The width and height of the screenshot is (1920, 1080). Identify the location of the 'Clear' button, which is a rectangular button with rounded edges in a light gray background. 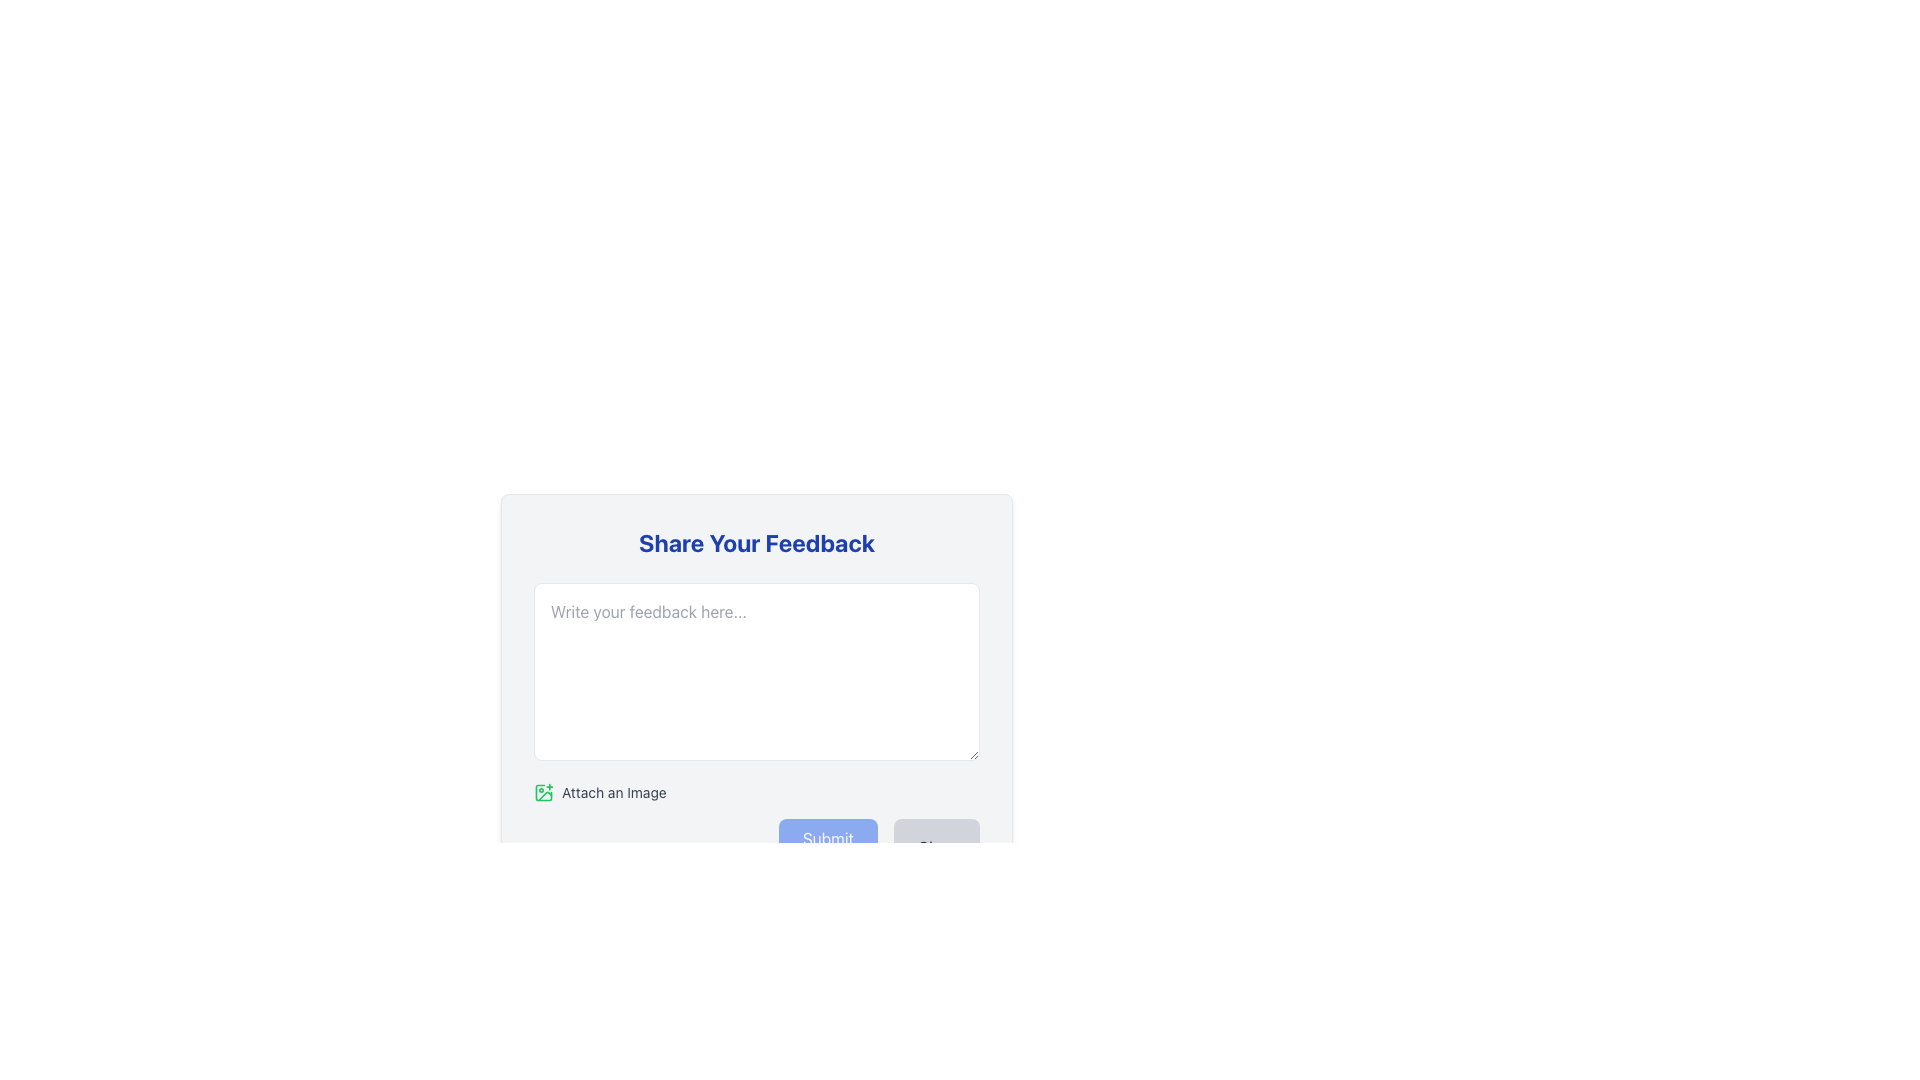
(935, 848).